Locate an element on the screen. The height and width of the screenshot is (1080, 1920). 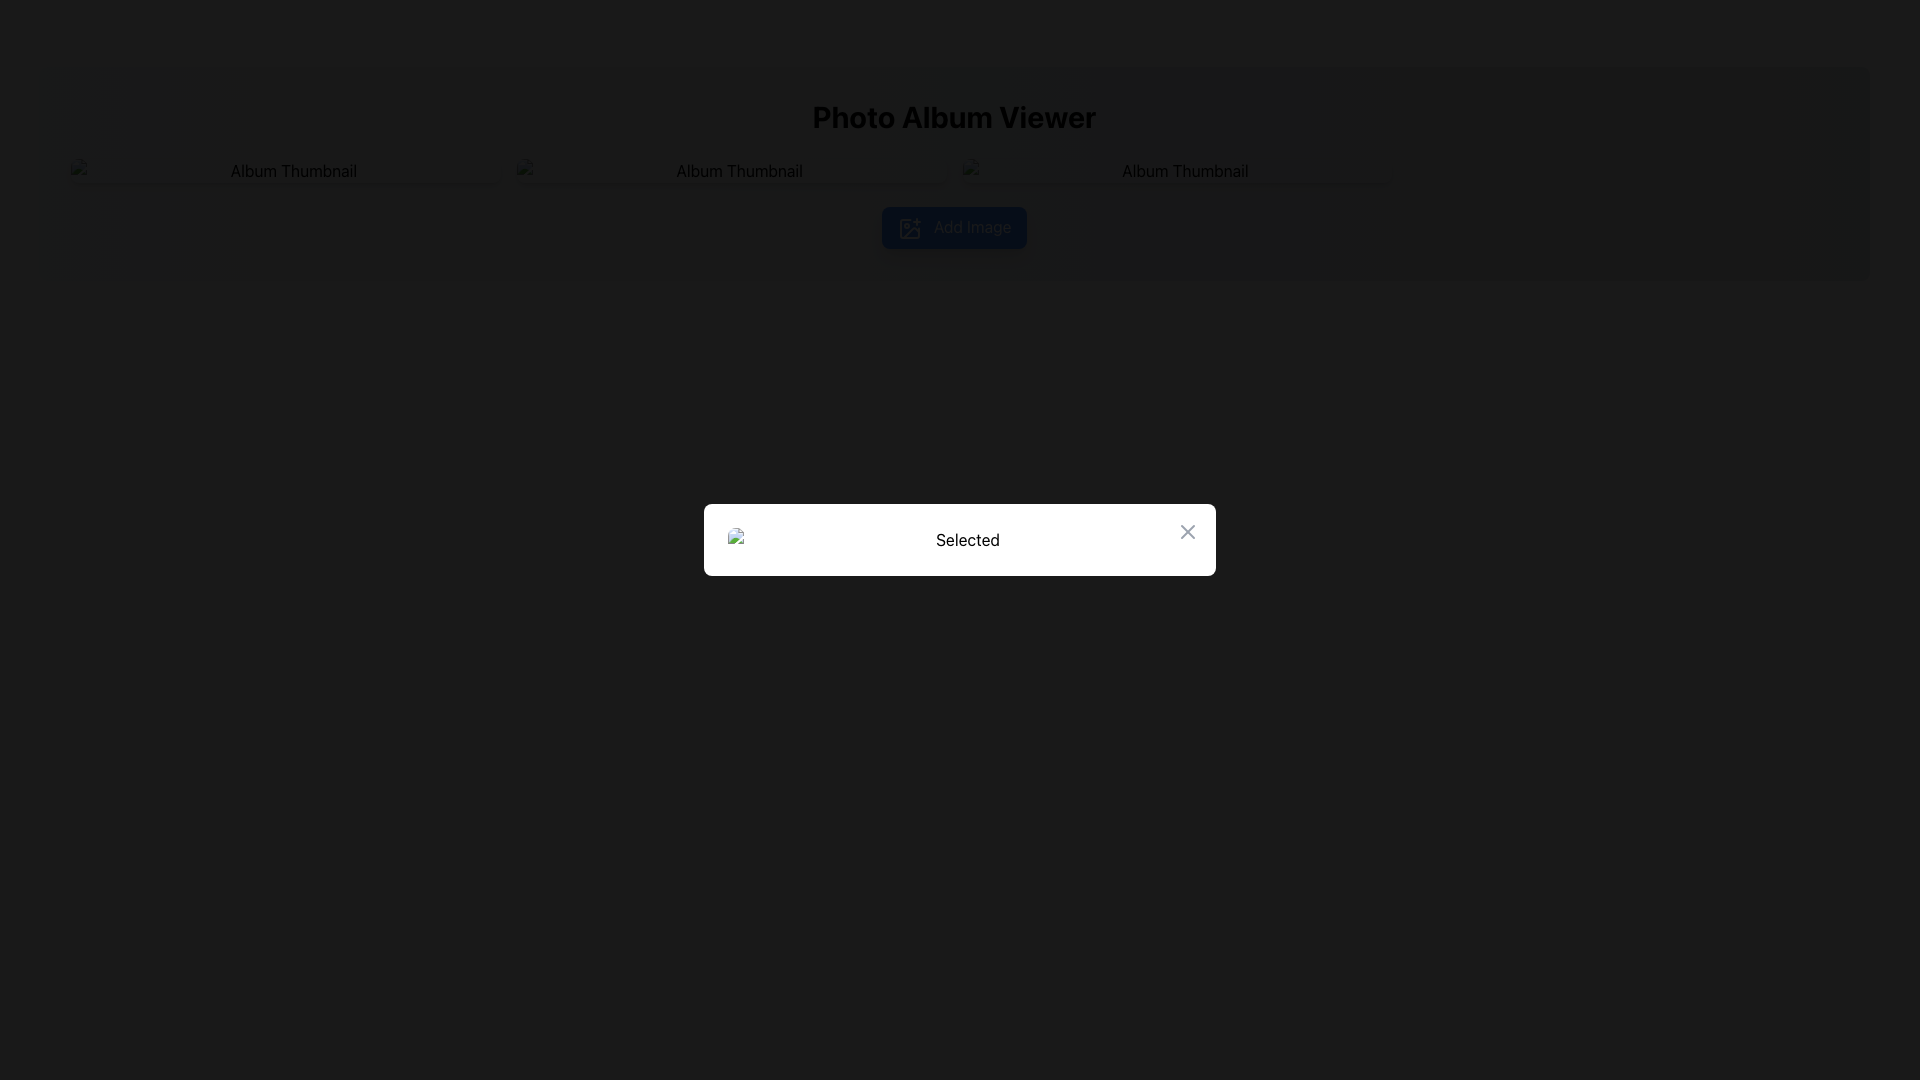
the interactive thumbnail for the album located in the top-left corner of the grid is located at coordinates (284, 169).